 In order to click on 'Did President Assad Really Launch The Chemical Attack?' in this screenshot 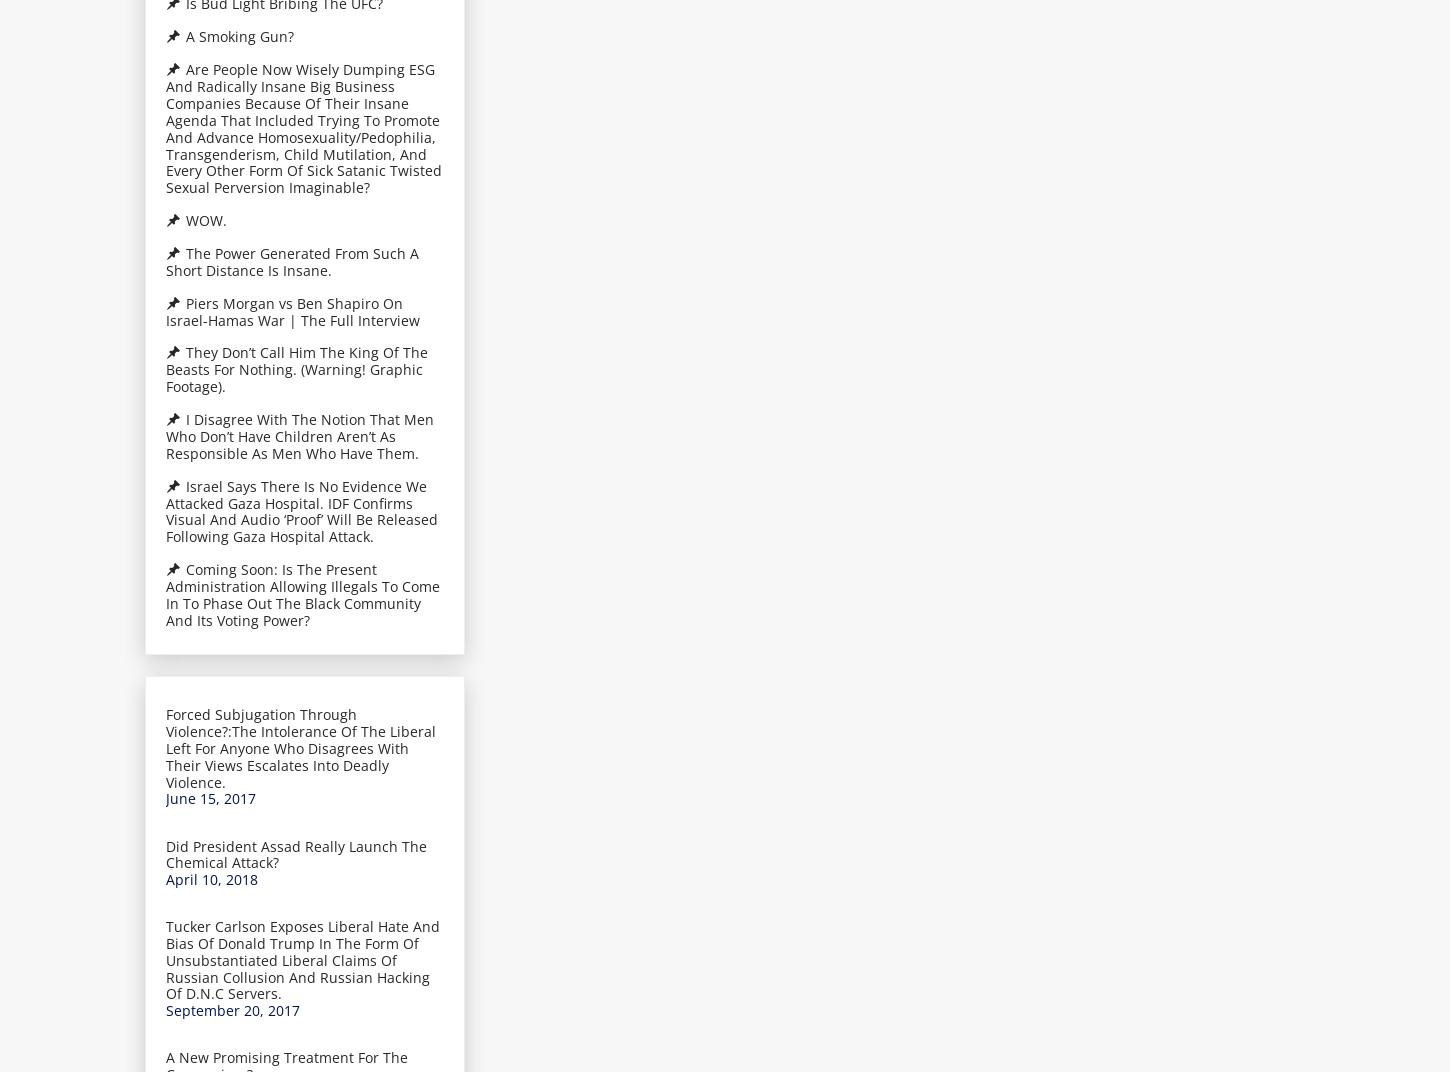, I will do `click(296, 852)`.